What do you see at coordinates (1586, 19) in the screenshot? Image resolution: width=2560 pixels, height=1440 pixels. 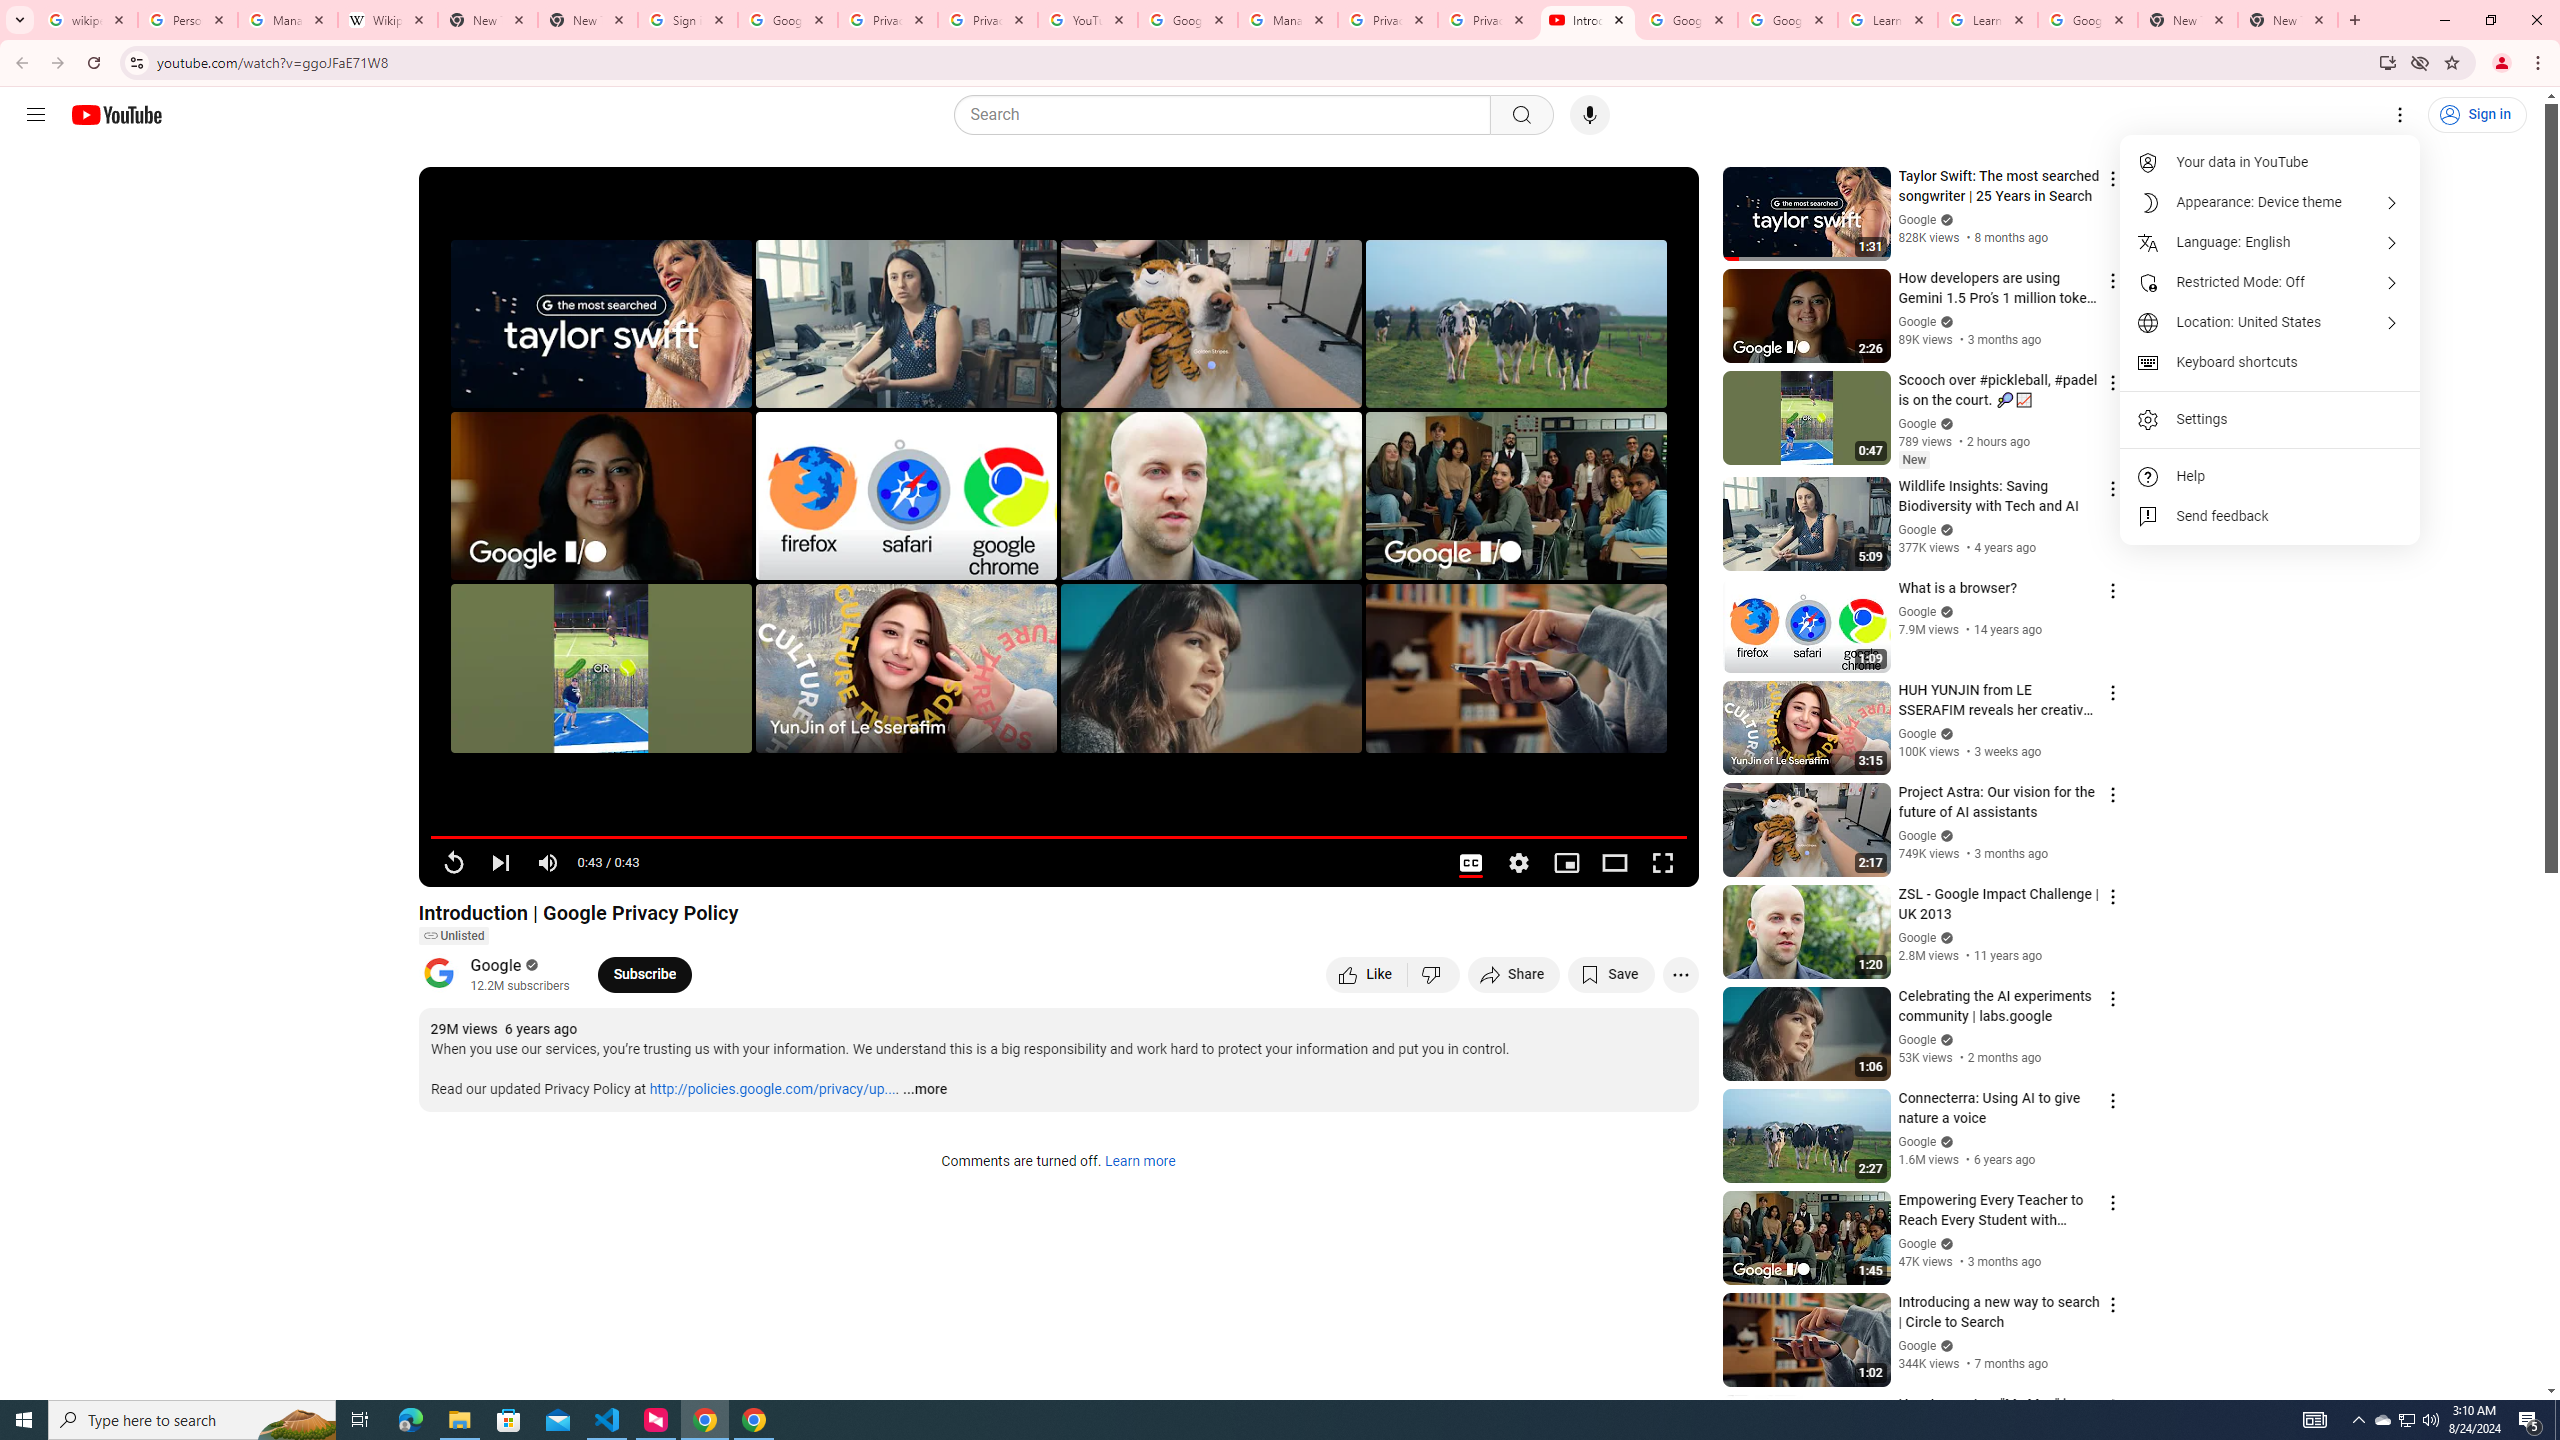 I see `'Introduction | Google Privacy Policy - YouTube'` at bounding box center [1586, 19].